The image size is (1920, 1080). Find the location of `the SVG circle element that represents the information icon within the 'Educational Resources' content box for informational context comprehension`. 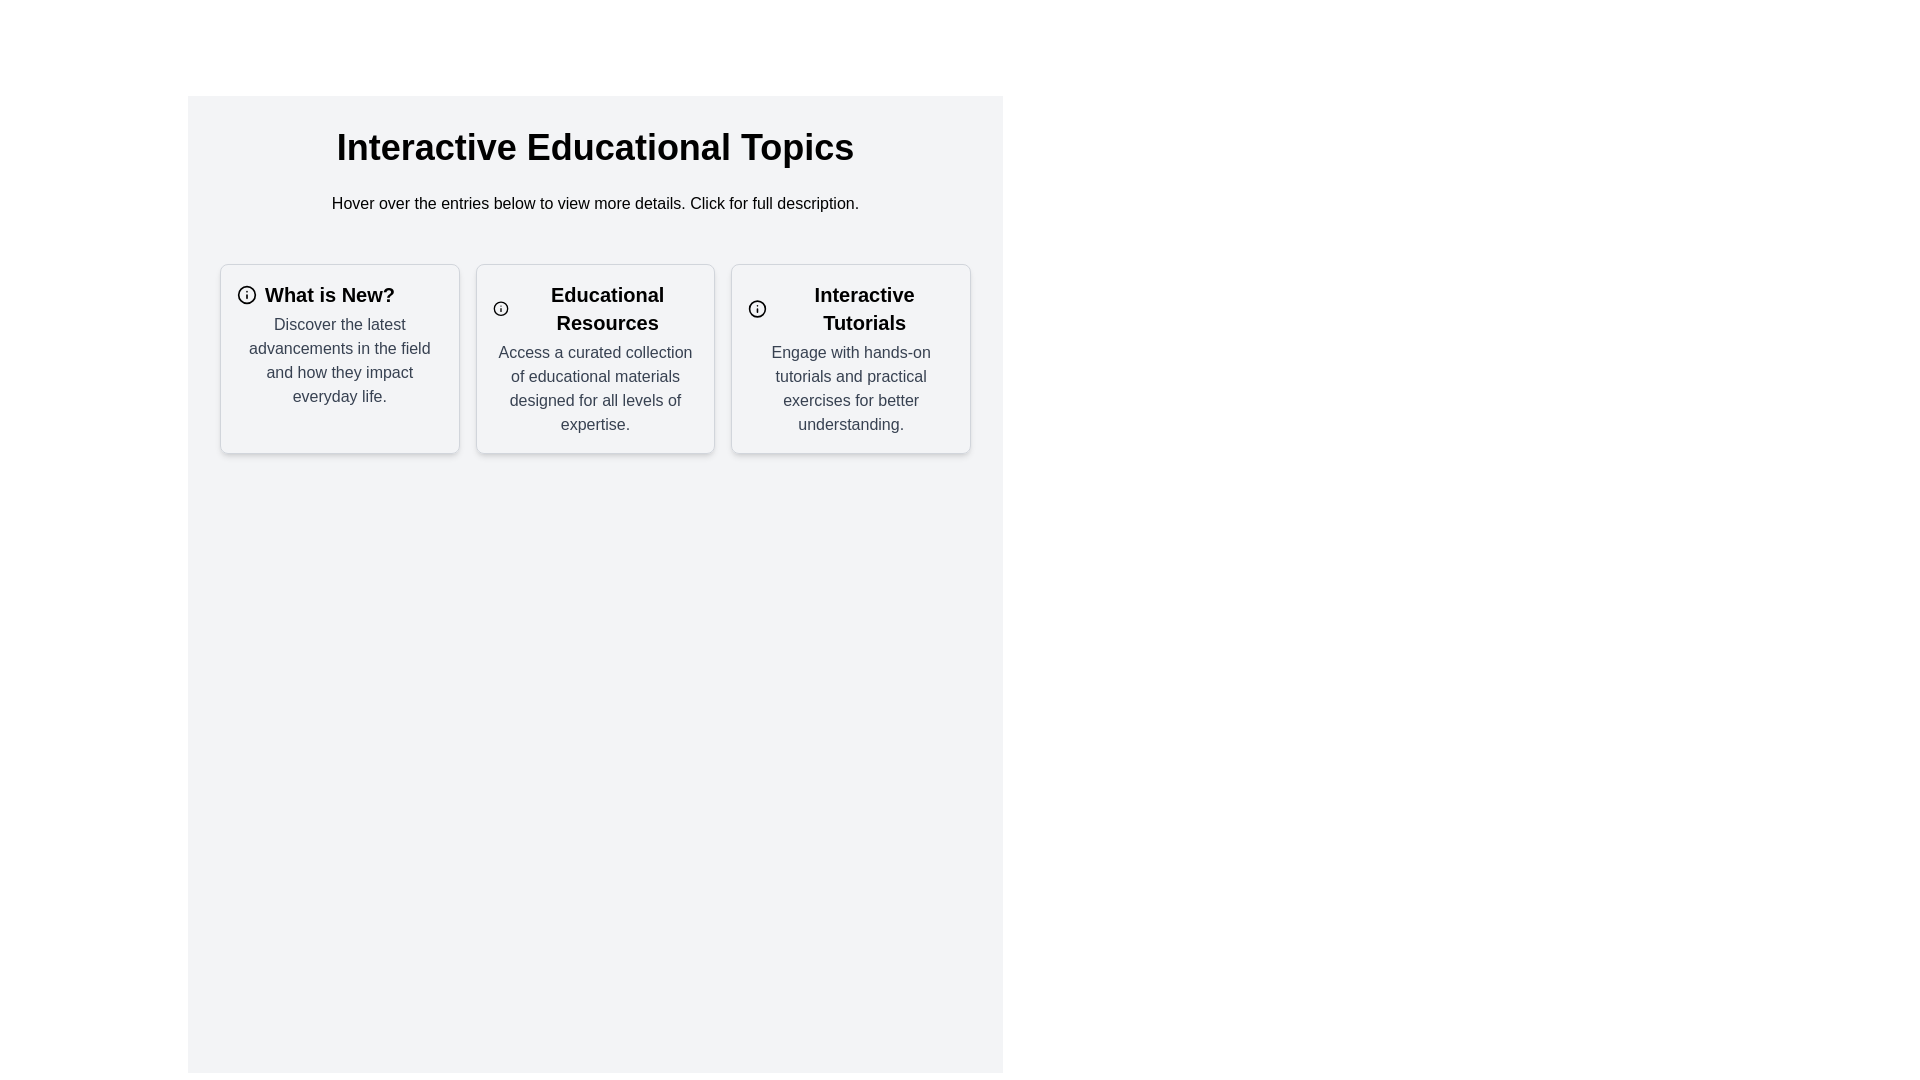

the SVG circle element that represents the information icon within the 'Educational Resources' content box for informational context comprehension is located at coordinates (756, 308).